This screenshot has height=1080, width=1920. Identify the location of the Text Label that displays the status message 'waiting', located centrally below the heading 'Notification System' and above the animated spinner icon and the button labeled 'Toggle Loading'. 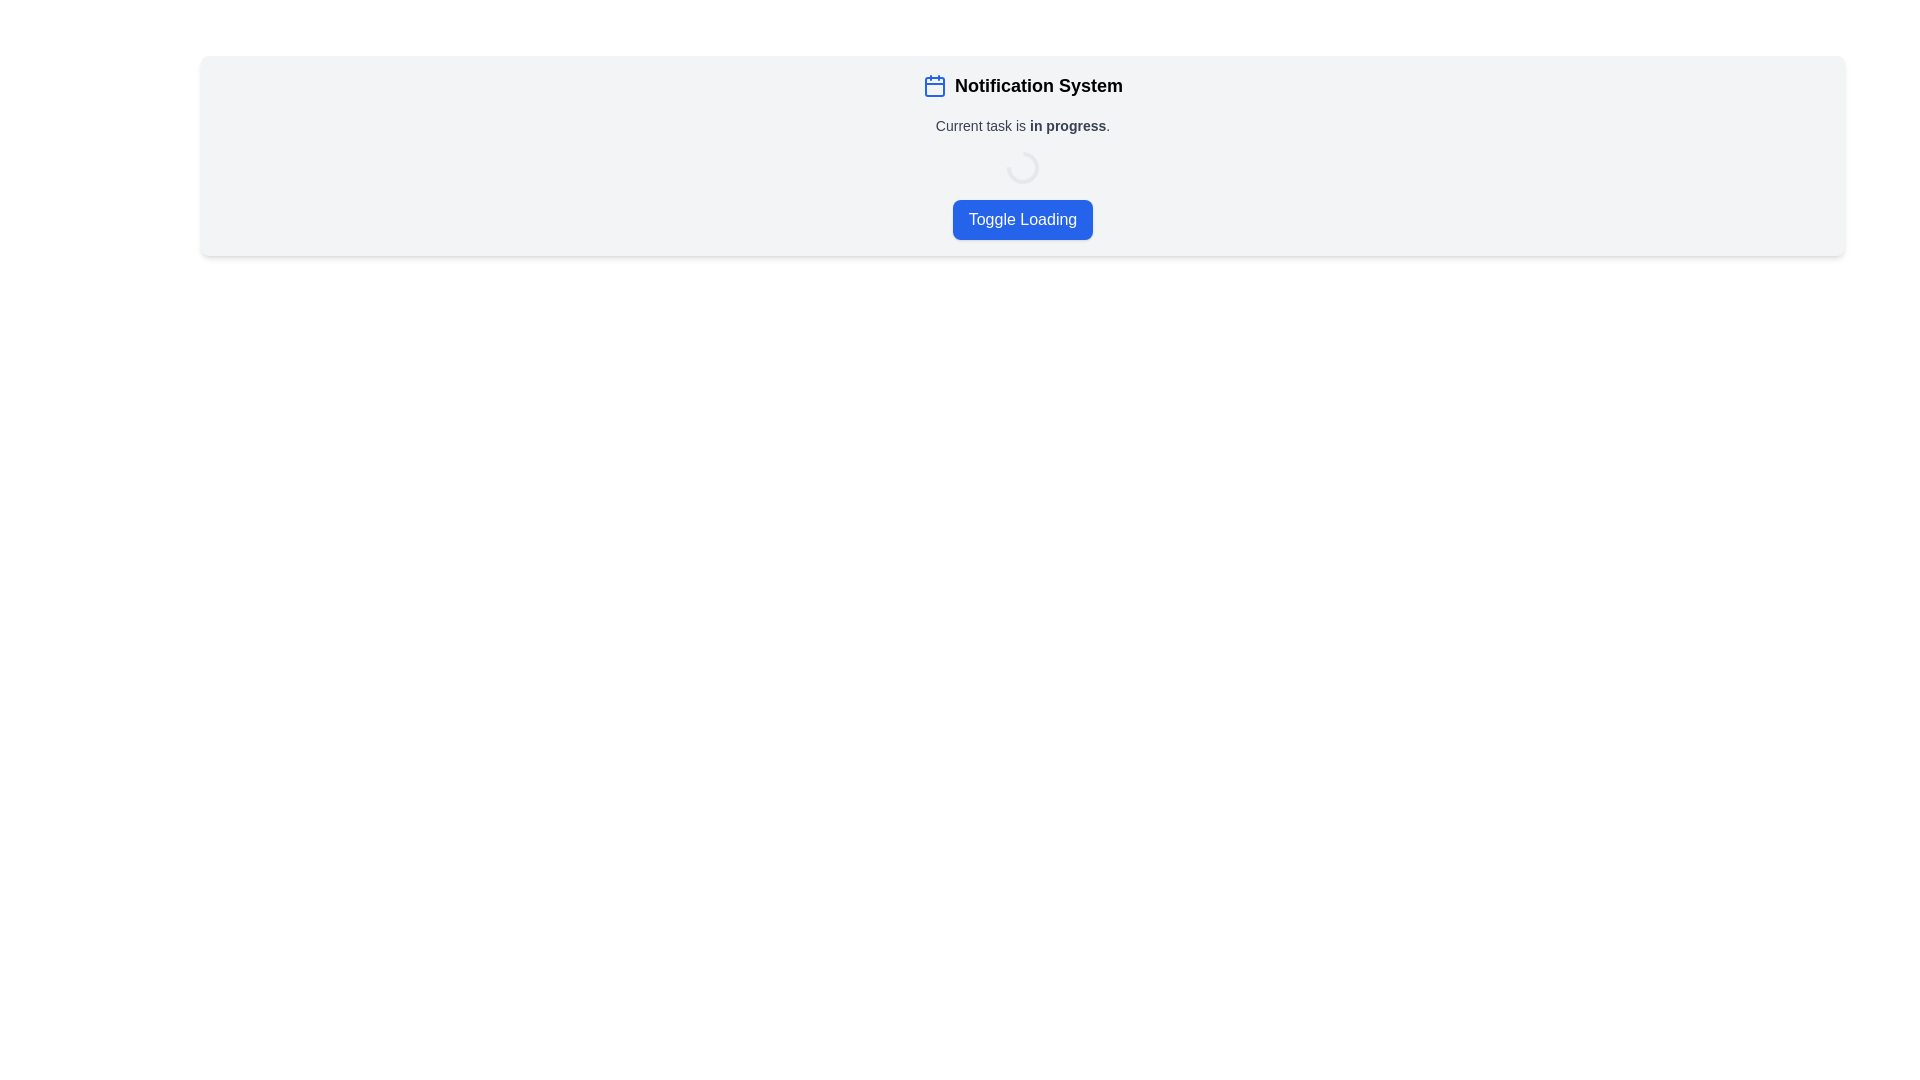
(1022, 126).